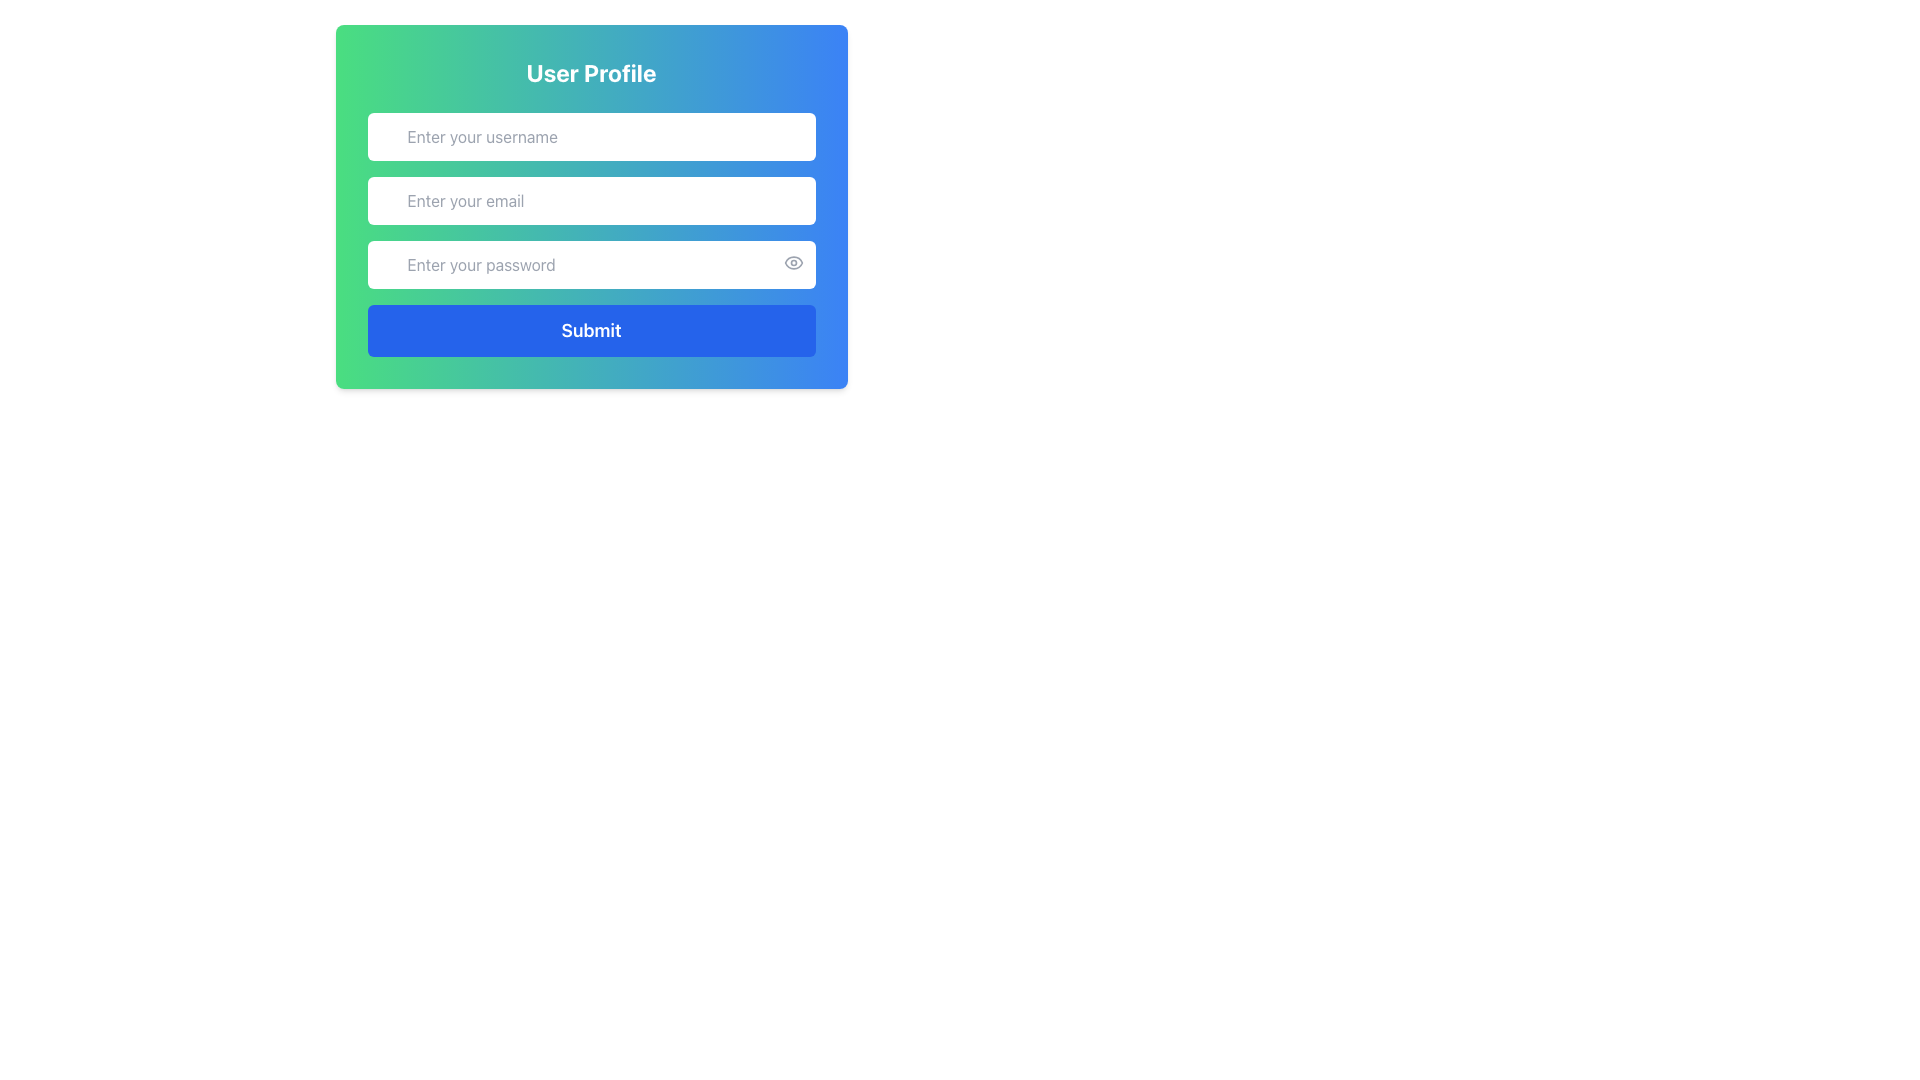  I want to click on the 'Submit' button, so click(590, 330).